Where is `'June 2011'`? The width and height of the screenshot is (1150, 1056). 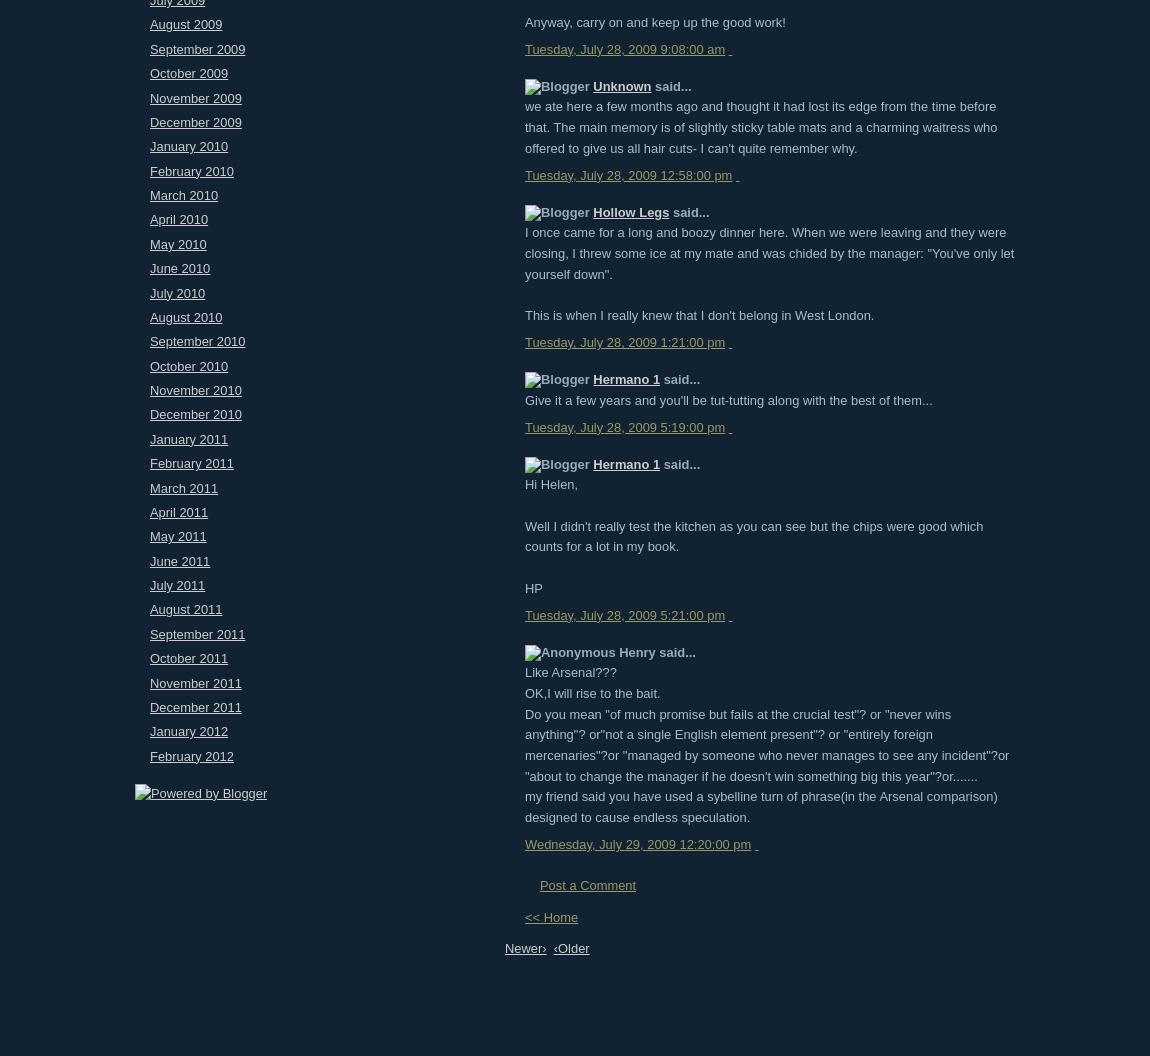 'June 2011' is located at coordinates (178, 560).